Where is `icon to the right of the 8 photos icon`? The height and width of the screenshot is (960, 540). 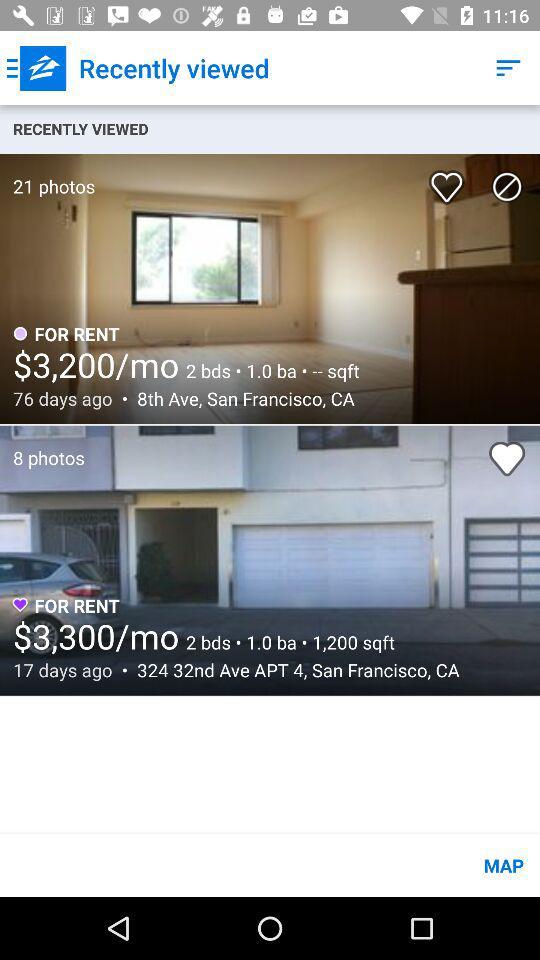 icon to the right of the 8 photos icon is located at coordinates (507, 458).